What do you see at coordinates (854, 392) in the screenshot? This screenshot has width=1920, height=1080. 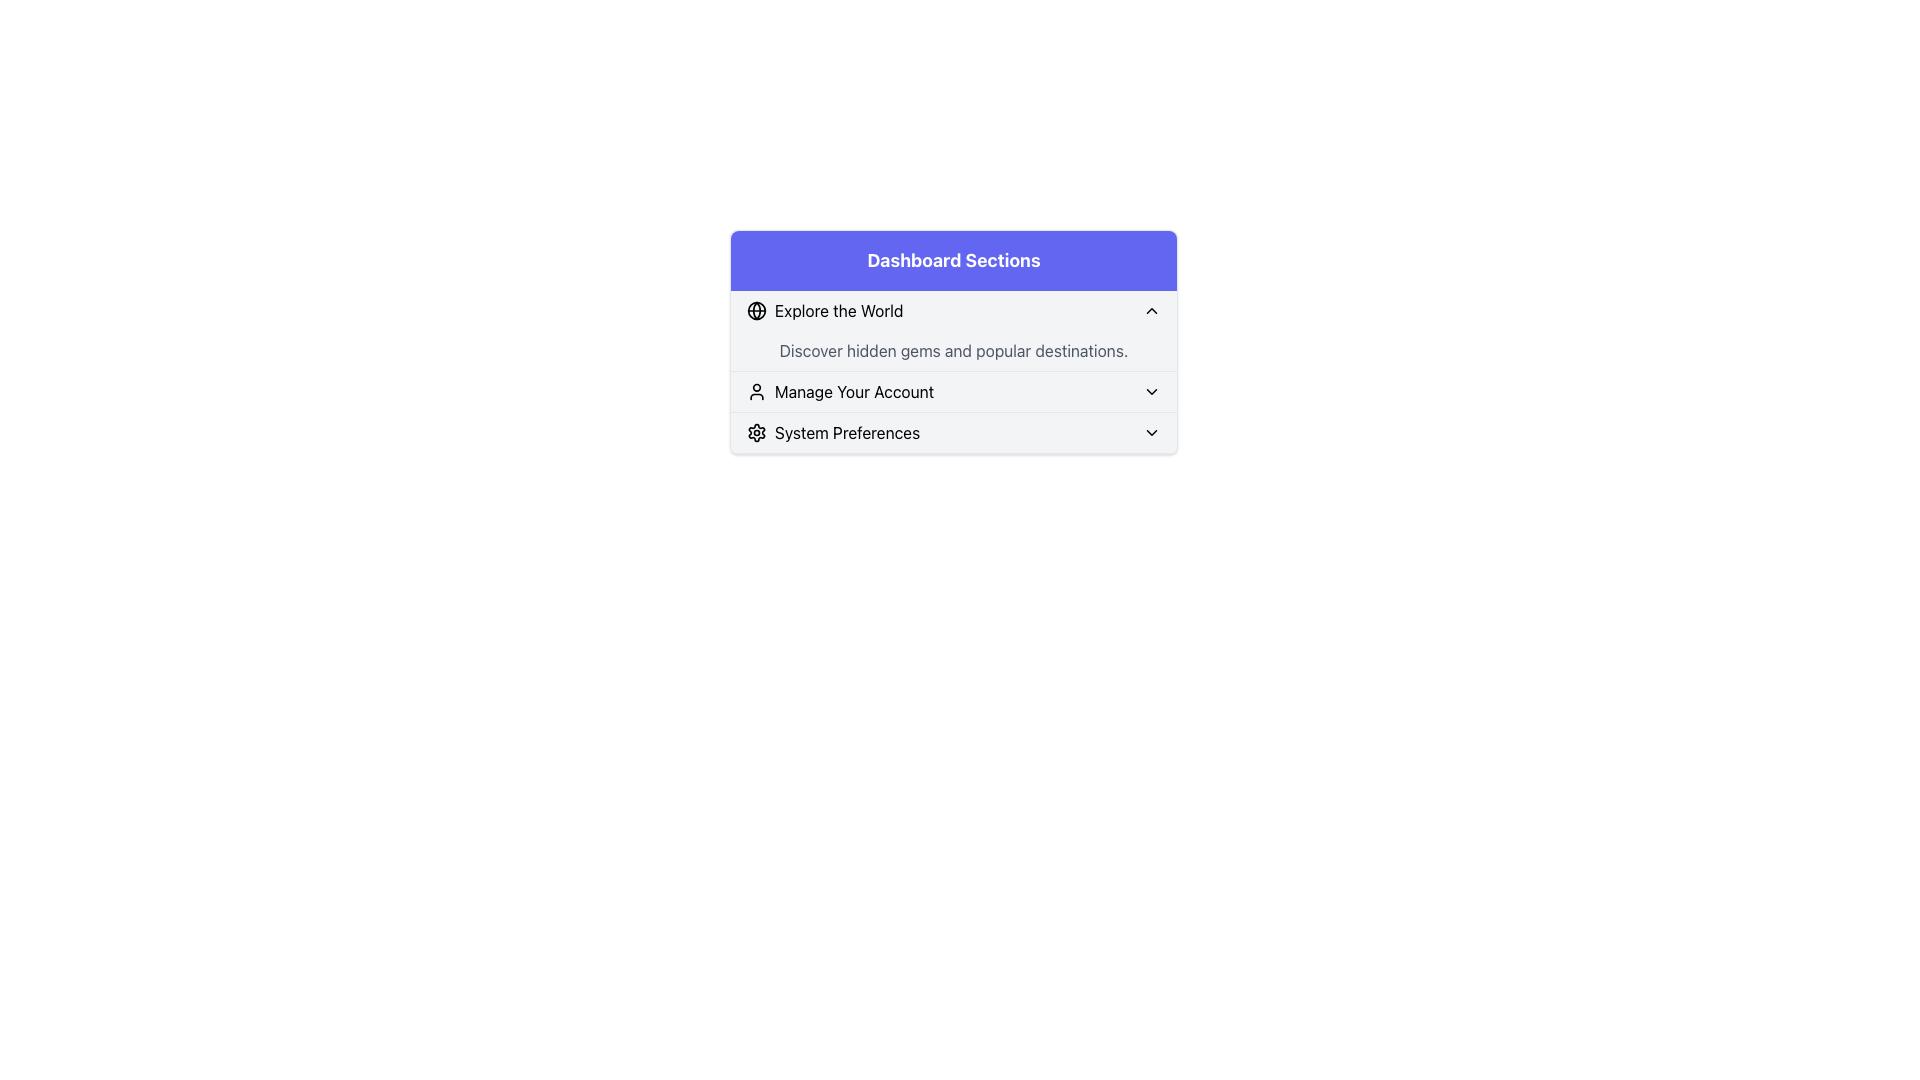 I see `the text label that serves as a title for account management settings, located between the 'Explore the World' and 'System Preferences' sections` at bounding box center [854, 392].